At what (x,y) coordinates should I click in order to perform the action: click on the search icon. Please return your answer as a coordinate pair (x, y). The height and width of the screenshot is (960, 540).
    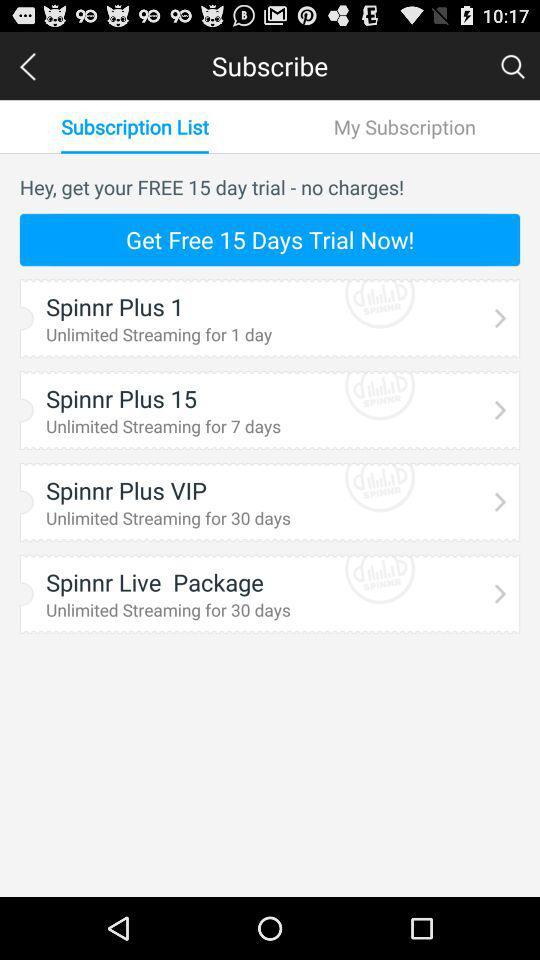
    Looking at the image, I should click on (512, 70).